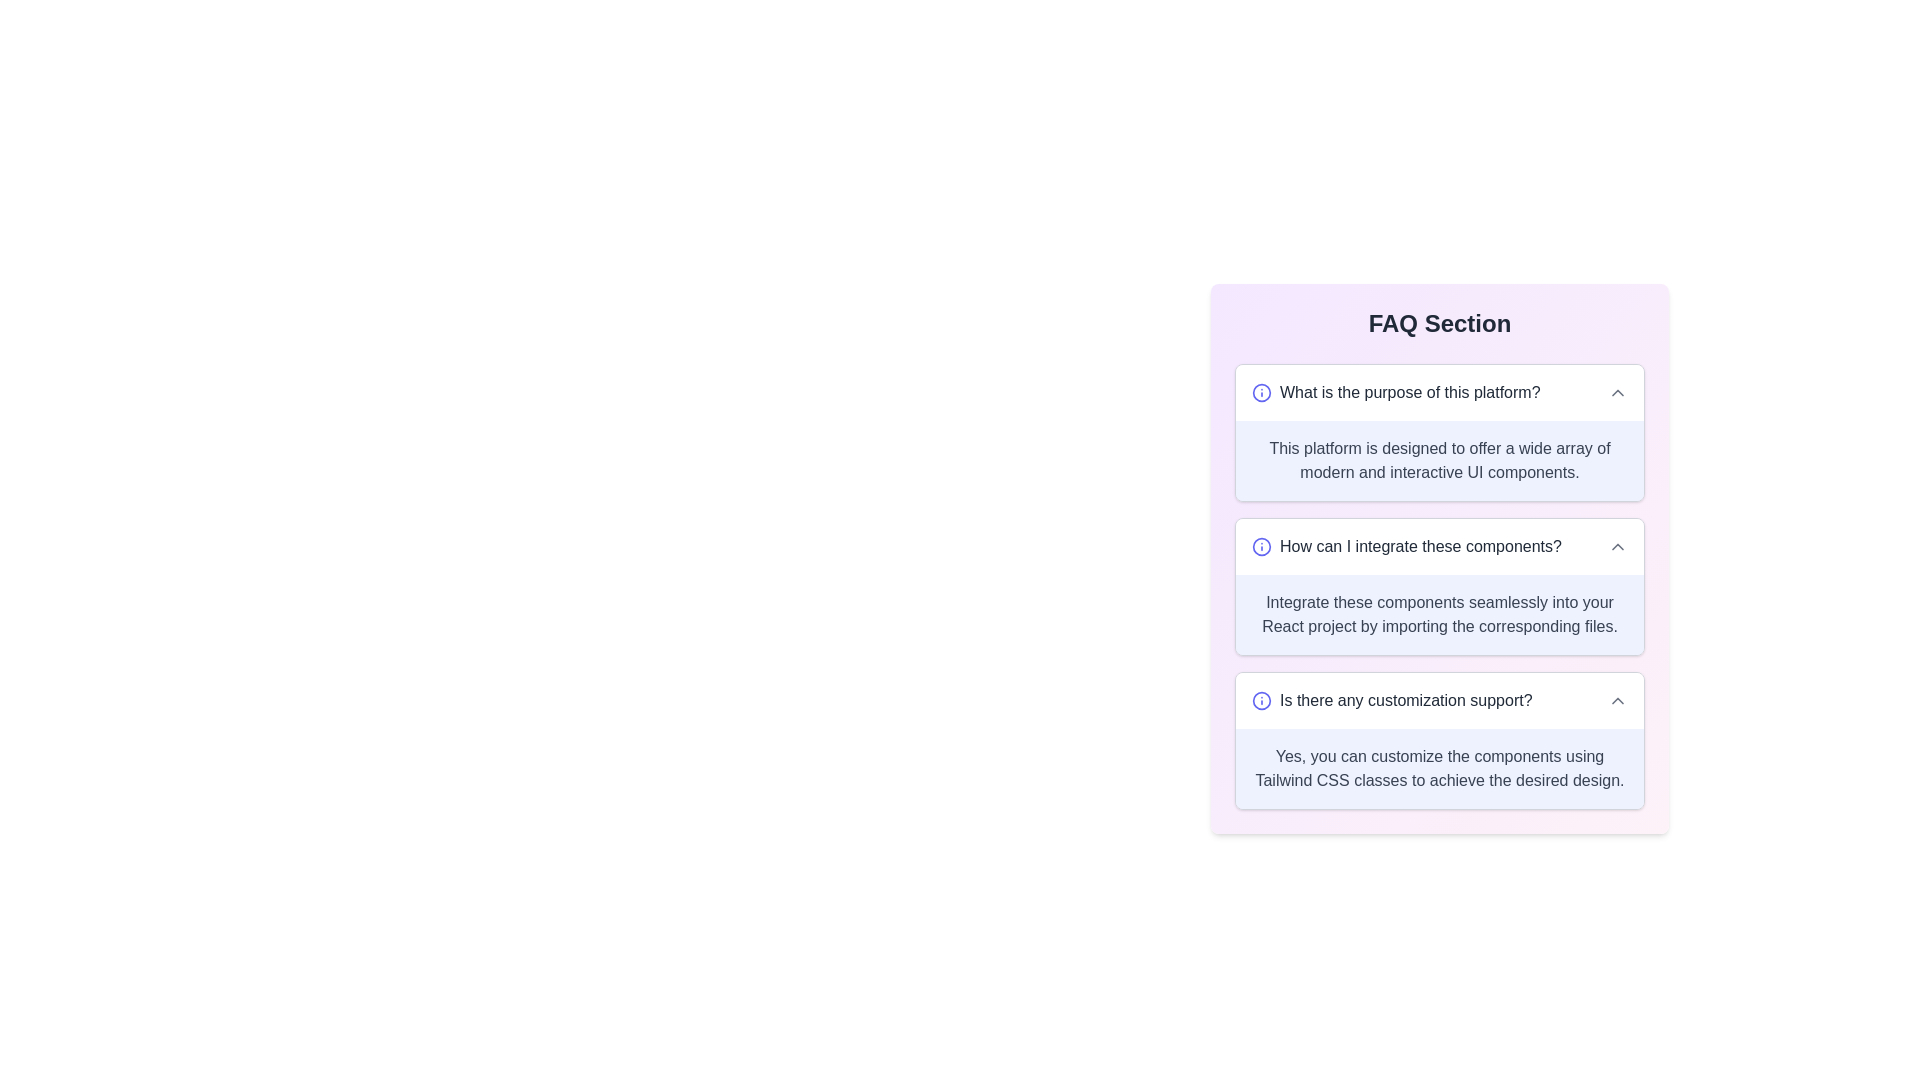 The image size is (1920, 1080). Describe the element at coordinates (1261, 393) in the screenshot. I see `the visual styling of the SVG Circle element located next to the question 'What is the purpose of this platform?' in the FAQ section` at that location.